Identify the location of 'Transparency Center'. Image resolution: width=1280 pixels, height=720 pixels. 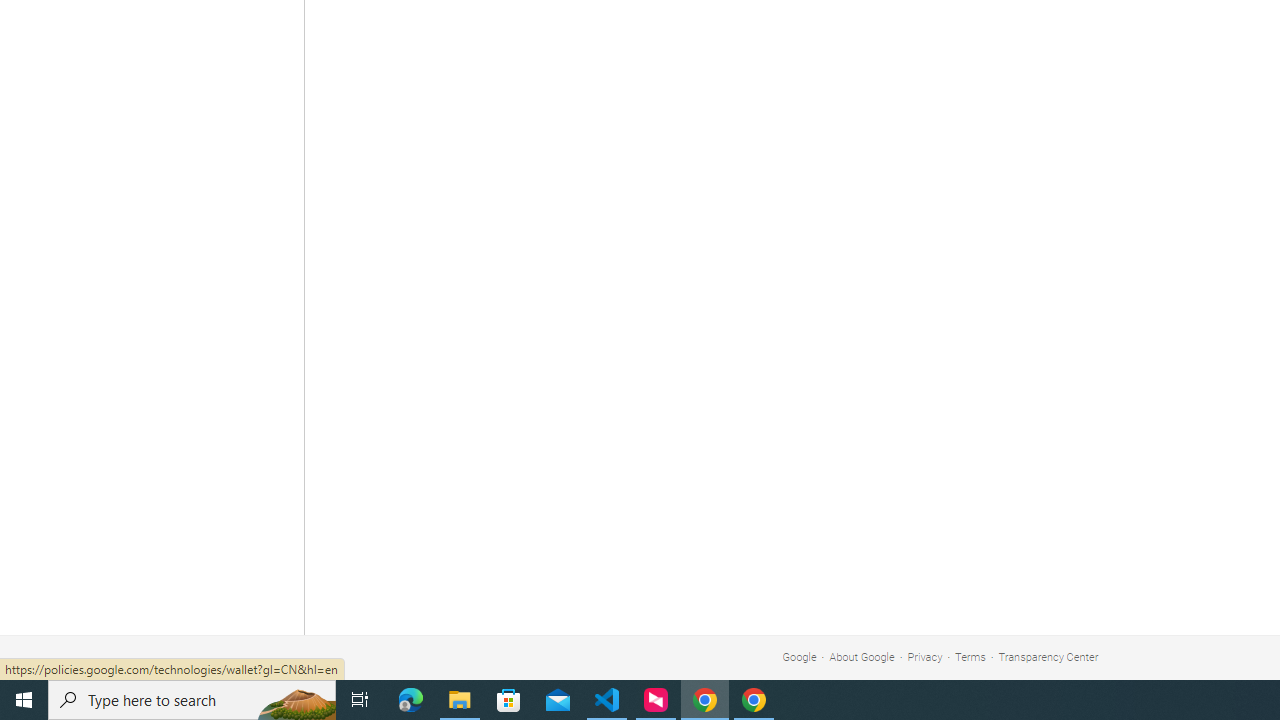
(1047, 657).